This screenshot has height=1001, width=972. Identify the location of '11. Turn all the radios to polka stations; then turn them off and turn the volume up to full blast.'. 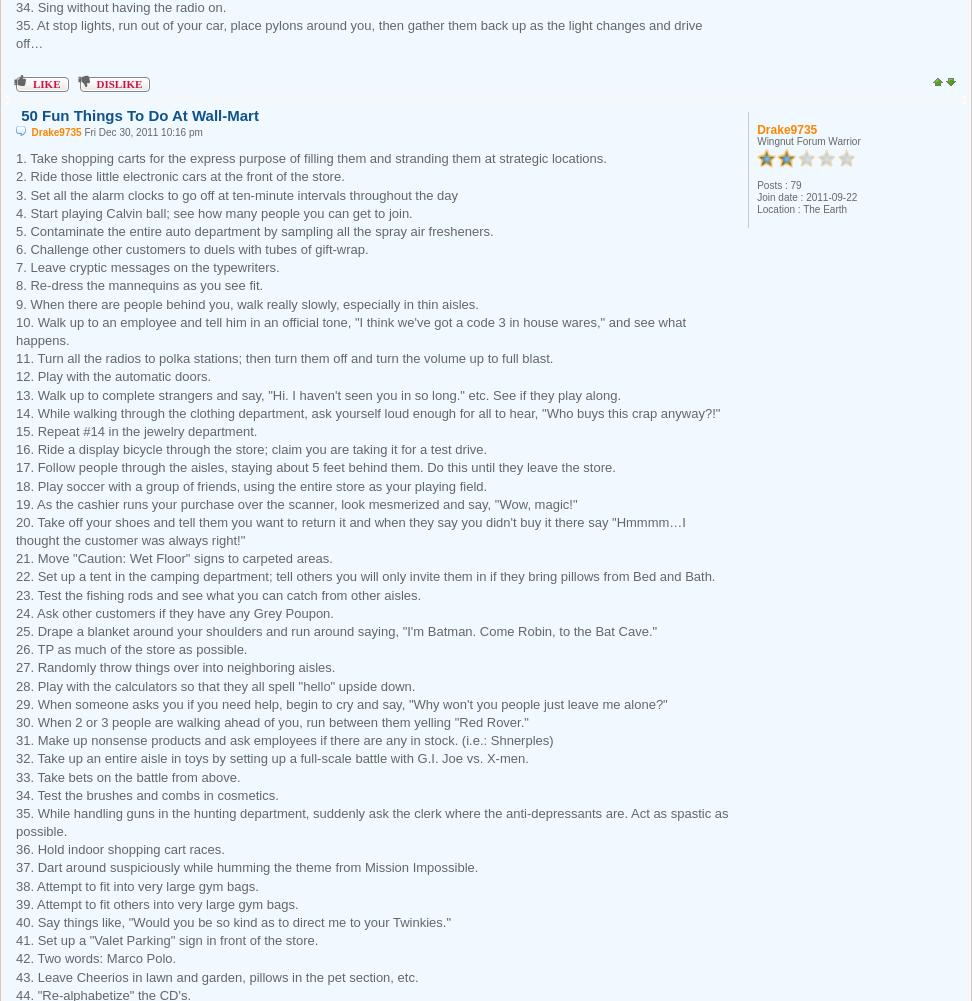
(16, 358).